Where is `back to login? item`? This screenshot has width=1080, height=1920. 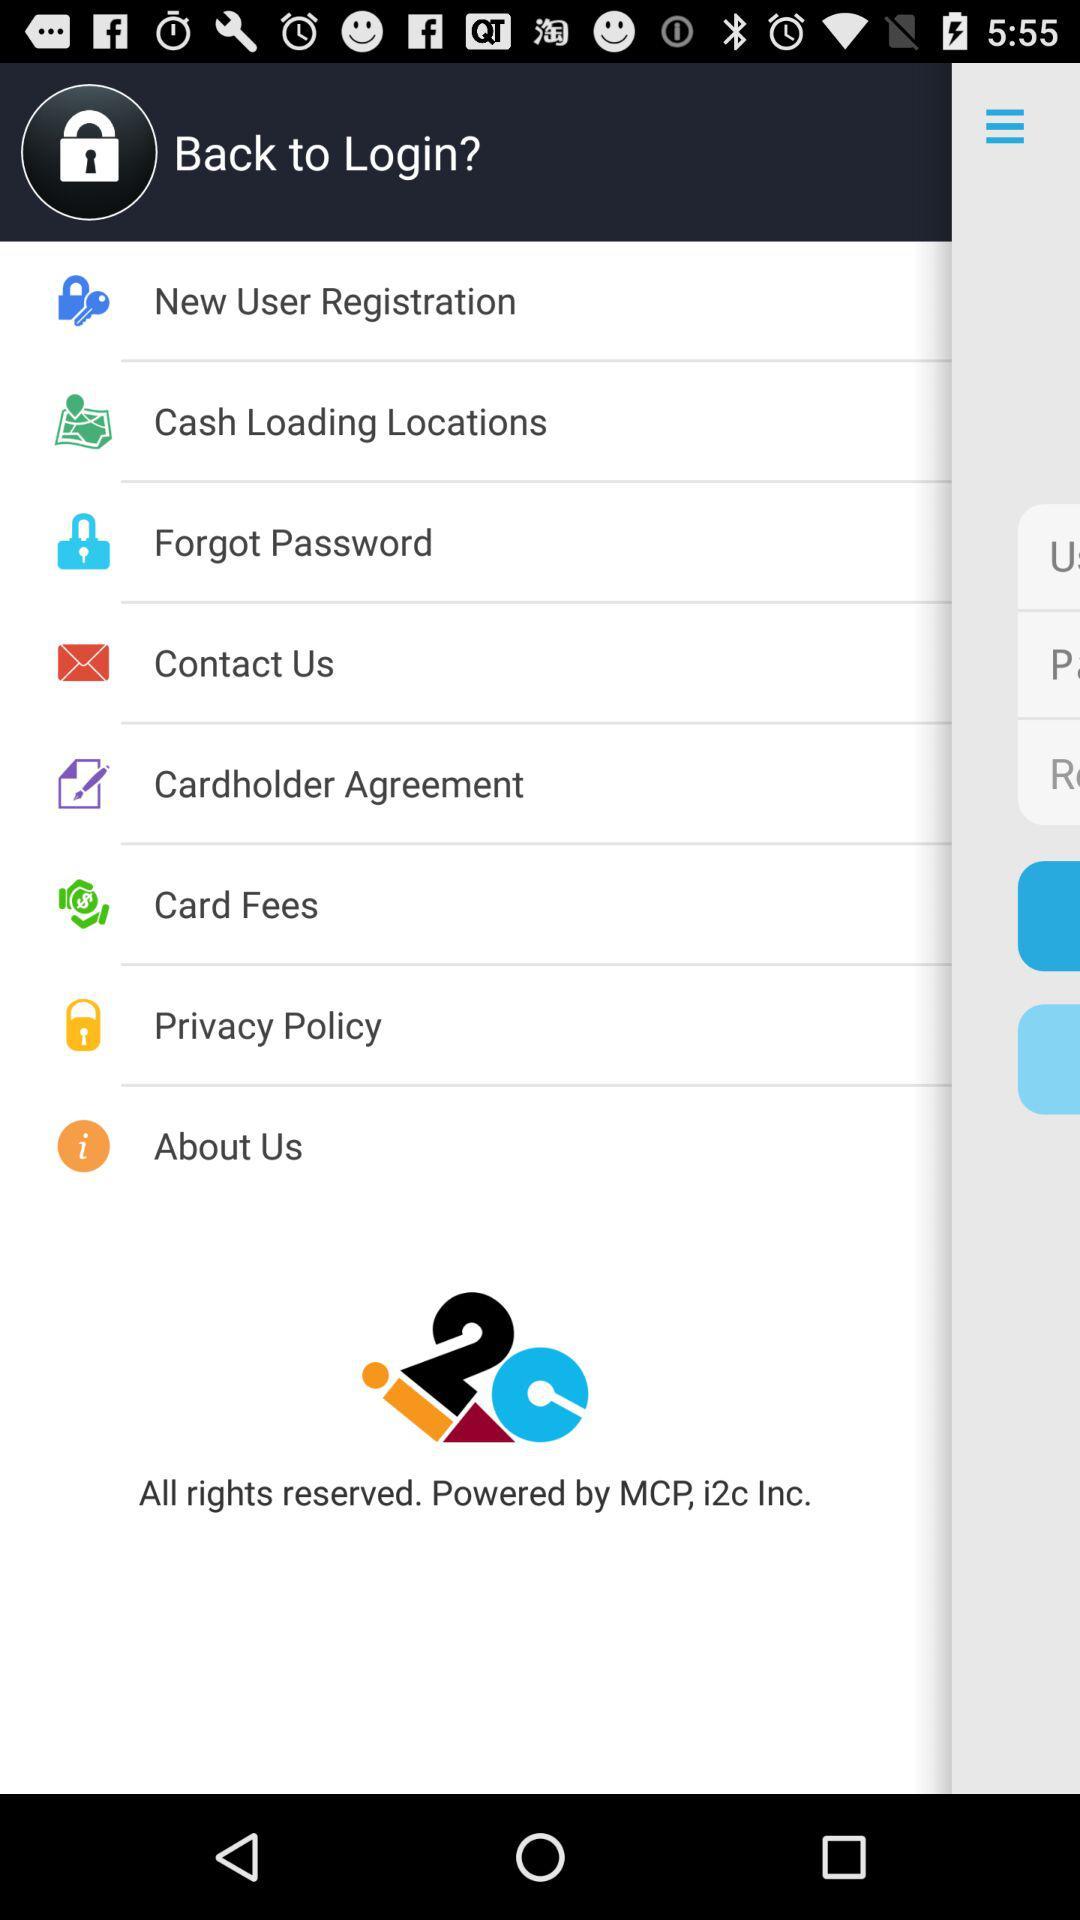
back to login? item is located at coordinates (527, 150).